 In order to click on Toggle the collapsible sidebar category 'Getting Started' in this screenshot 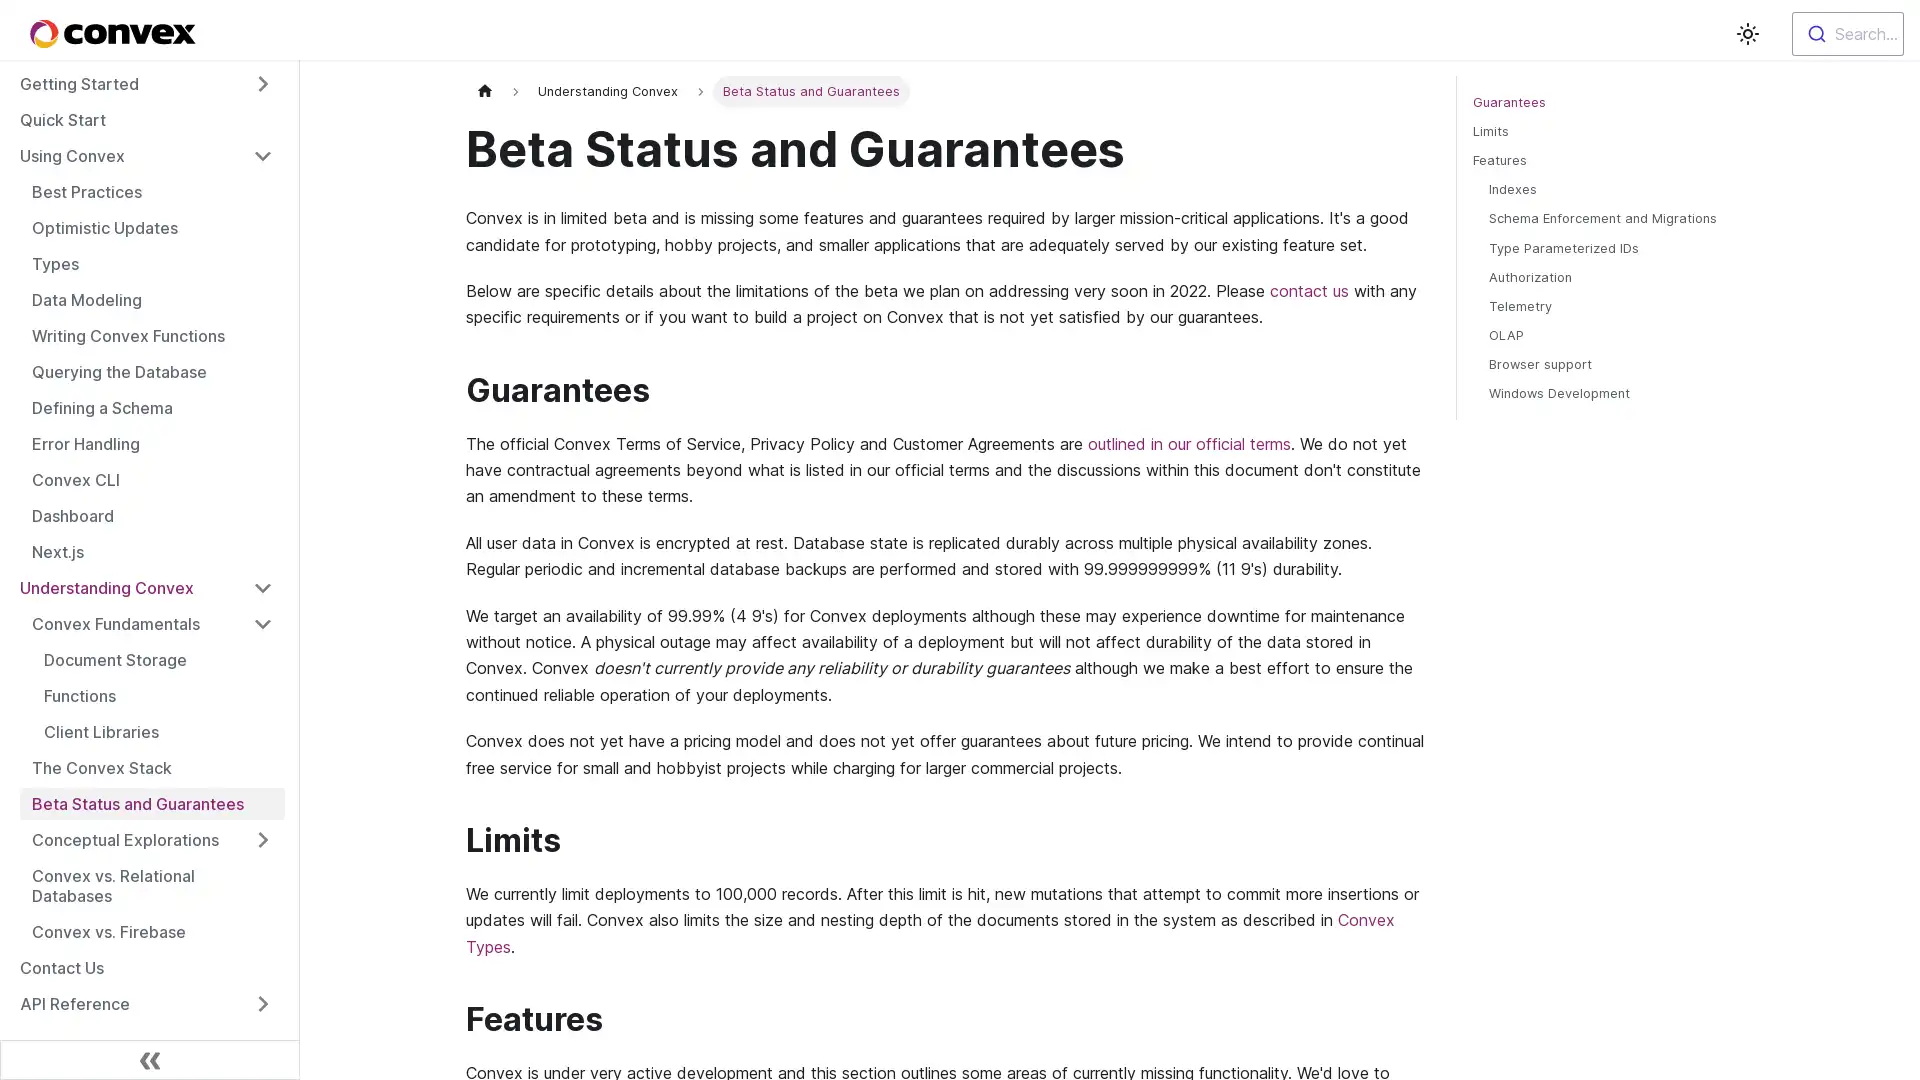, I will do `click(262, 83)`.